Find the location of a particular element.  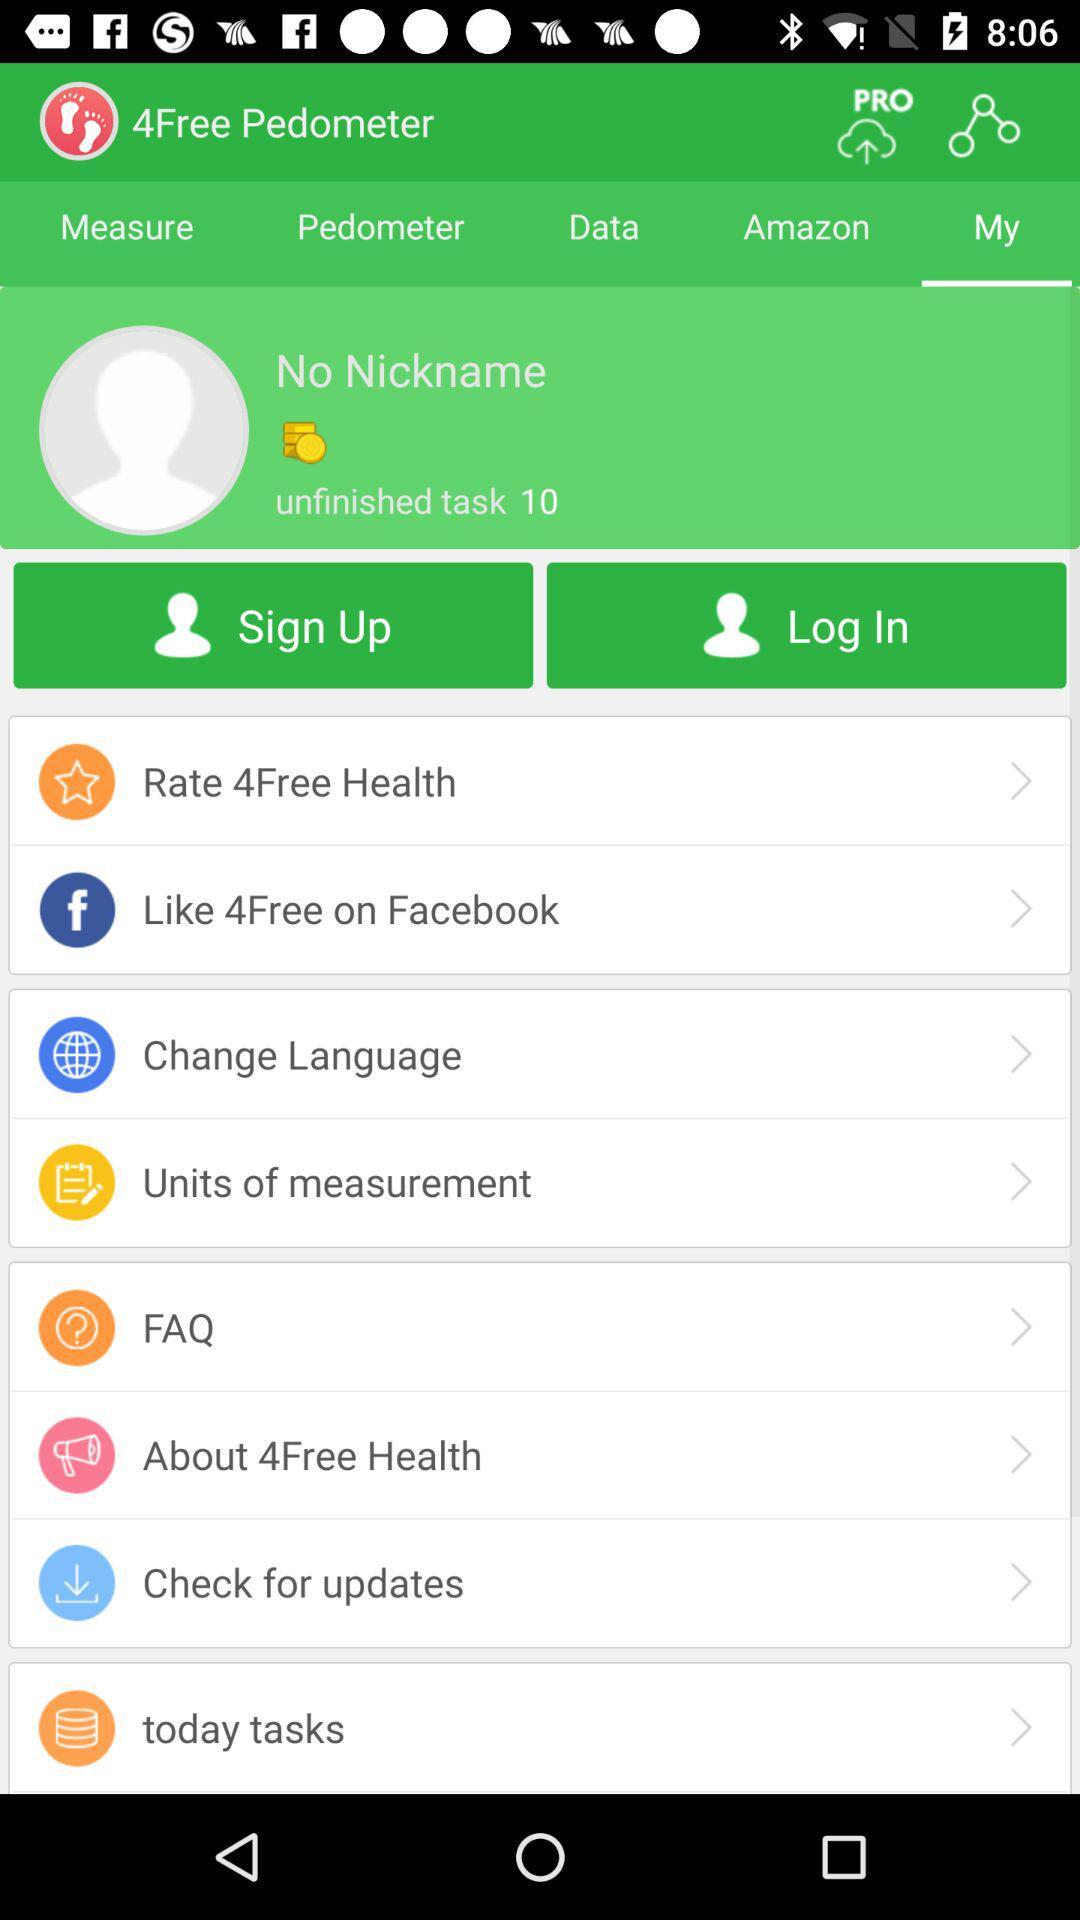

the avatar icon is located at coordinates (142, 429).